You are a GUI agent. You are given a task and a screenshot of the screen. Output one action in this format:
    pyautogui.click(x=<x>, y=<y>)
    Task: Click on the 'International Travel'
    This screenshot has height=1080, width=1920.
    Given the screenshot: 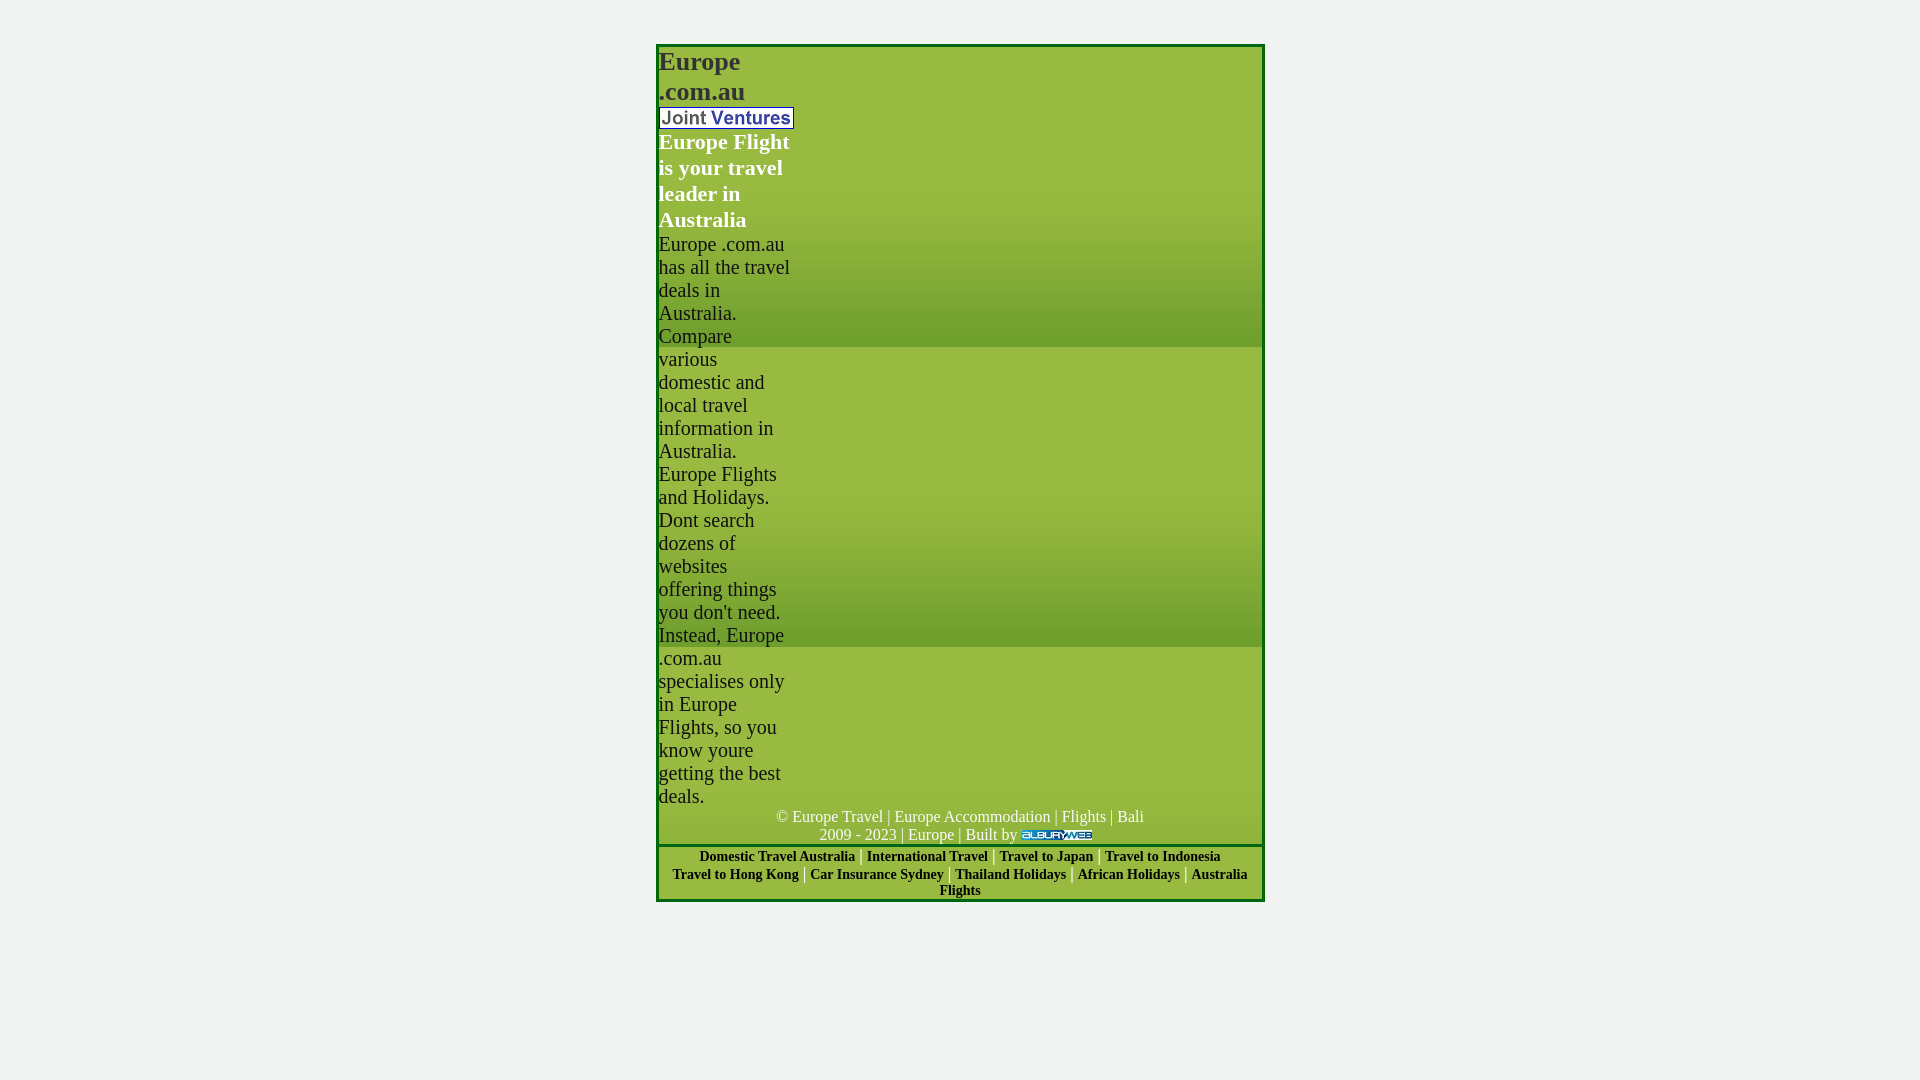 What is the action you would take?
    pyautogui.click(x=926, y=855)
    